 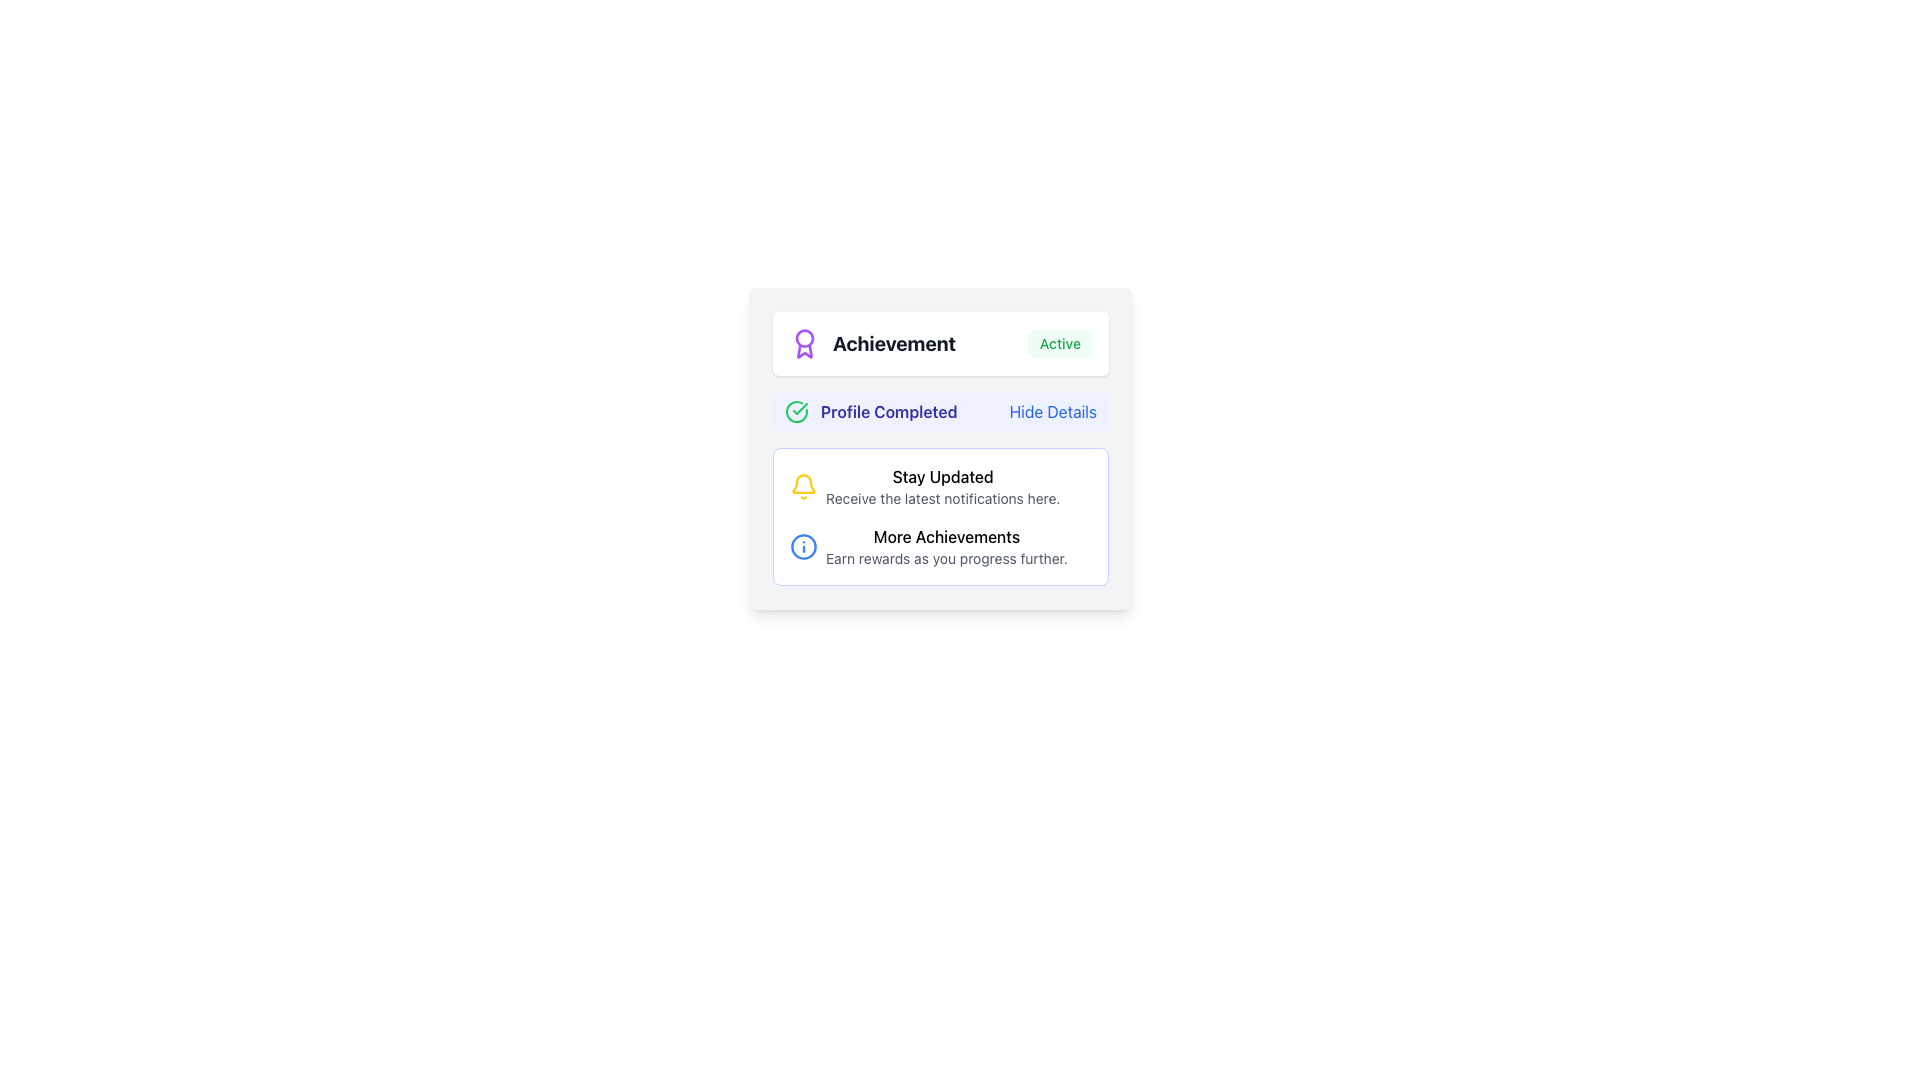 I want to click on the notification icon located in the top section of the notification panel, leftmost within the 'Stay Updated' line, adjacent to the text 'Stay Updated', so click(x=804, y=486).